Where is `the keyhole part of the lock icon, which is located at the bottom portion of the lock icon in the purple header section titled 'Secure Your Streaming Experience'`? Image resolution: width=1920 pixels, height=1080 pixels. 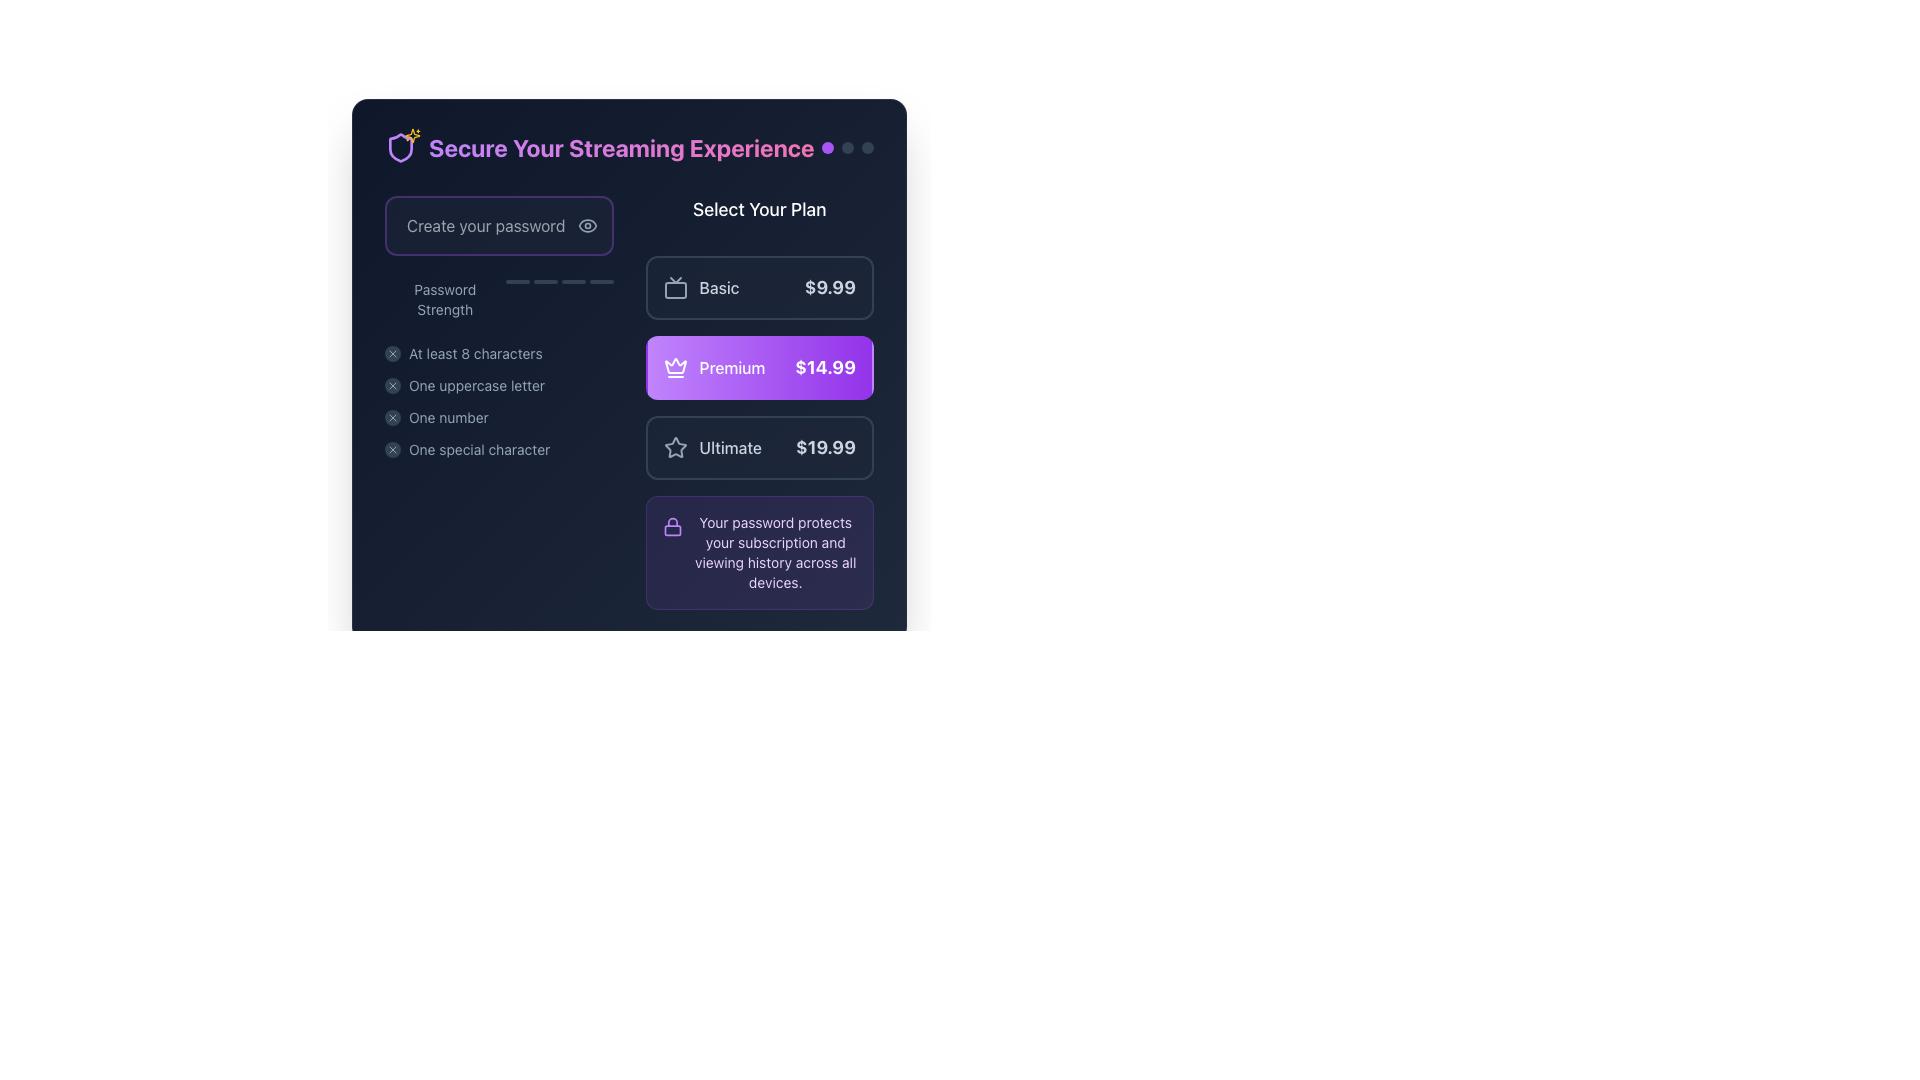
the keyhole part of the lock icon, which is located at the bottom portion of the lock icon in the purple header section titled 'Secure Your Streaming Experience' is located at coordinates (672, 529).